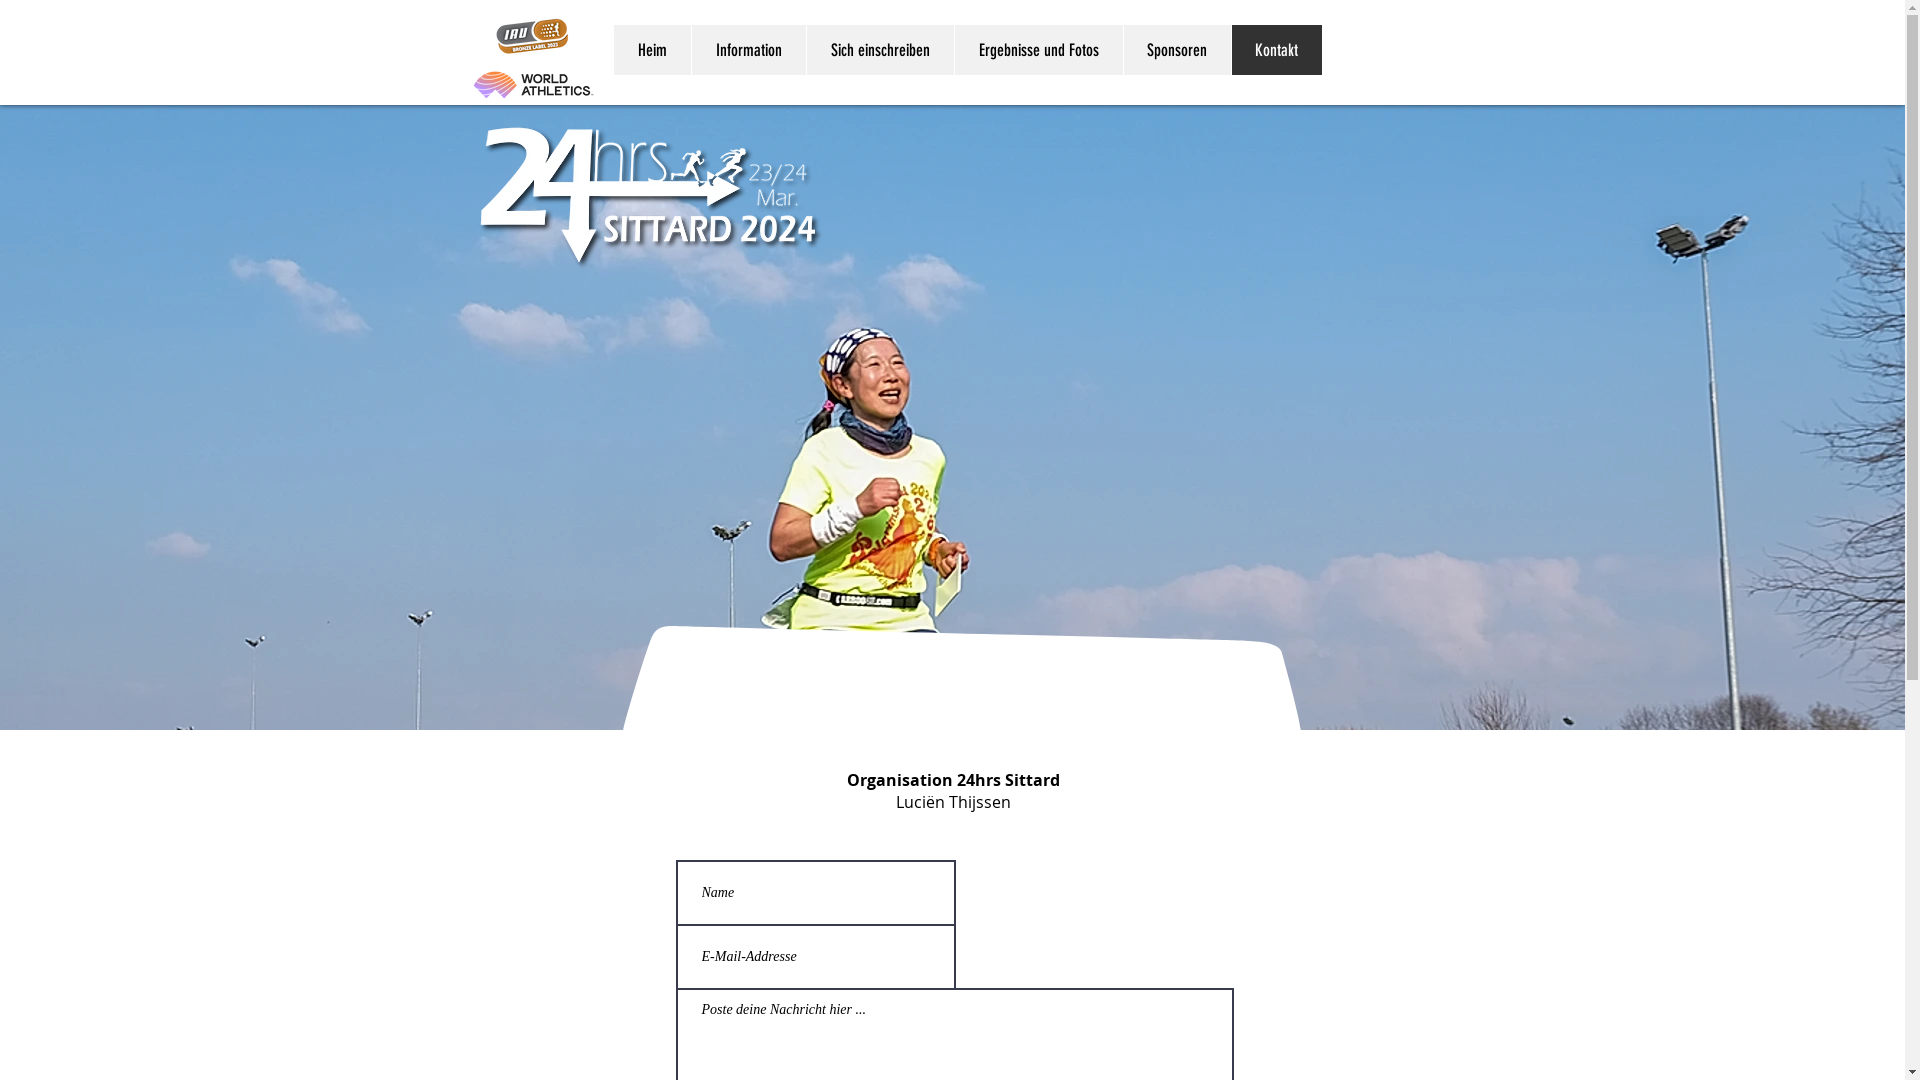  I want to click on 'Heim', so click(652, 49).